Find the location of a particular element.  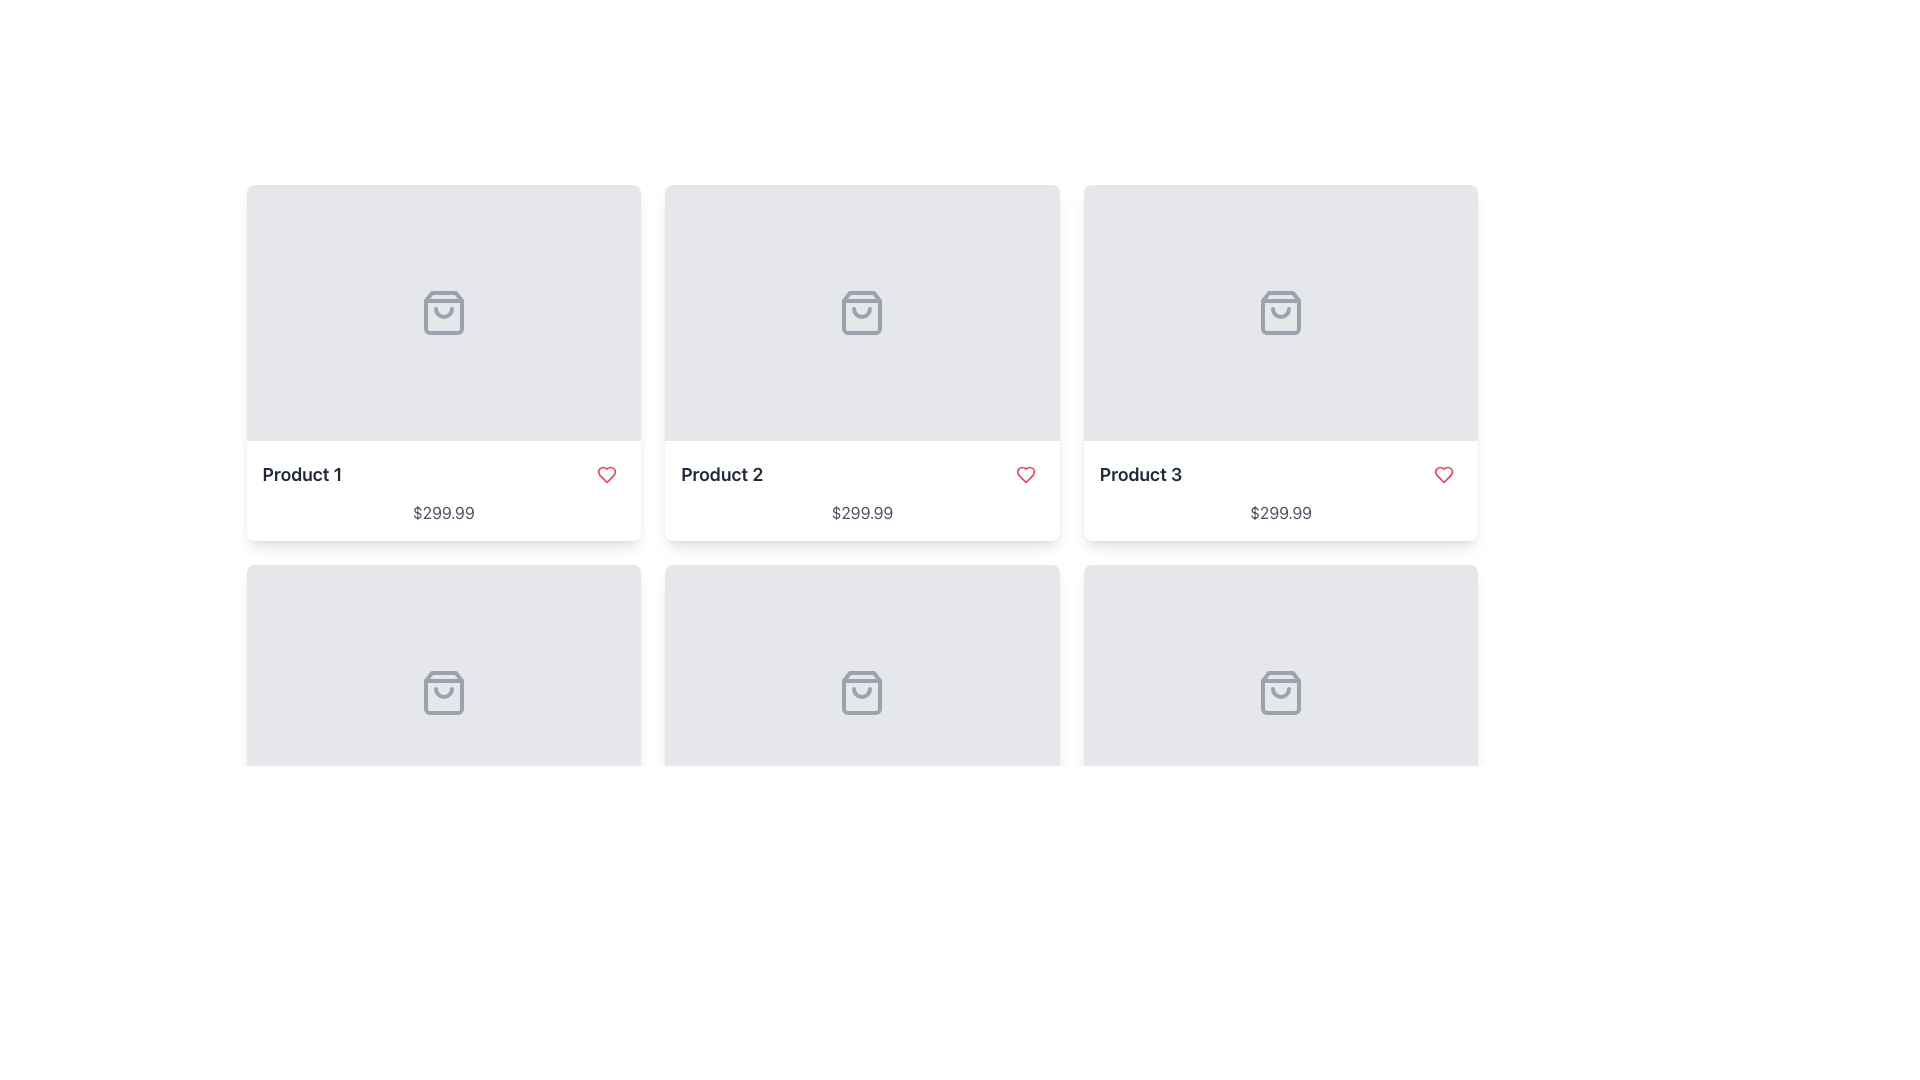

the favorite button with a heart icon located at the far-right end of the row for 'Product 1' is located at coordinates (605, 474).